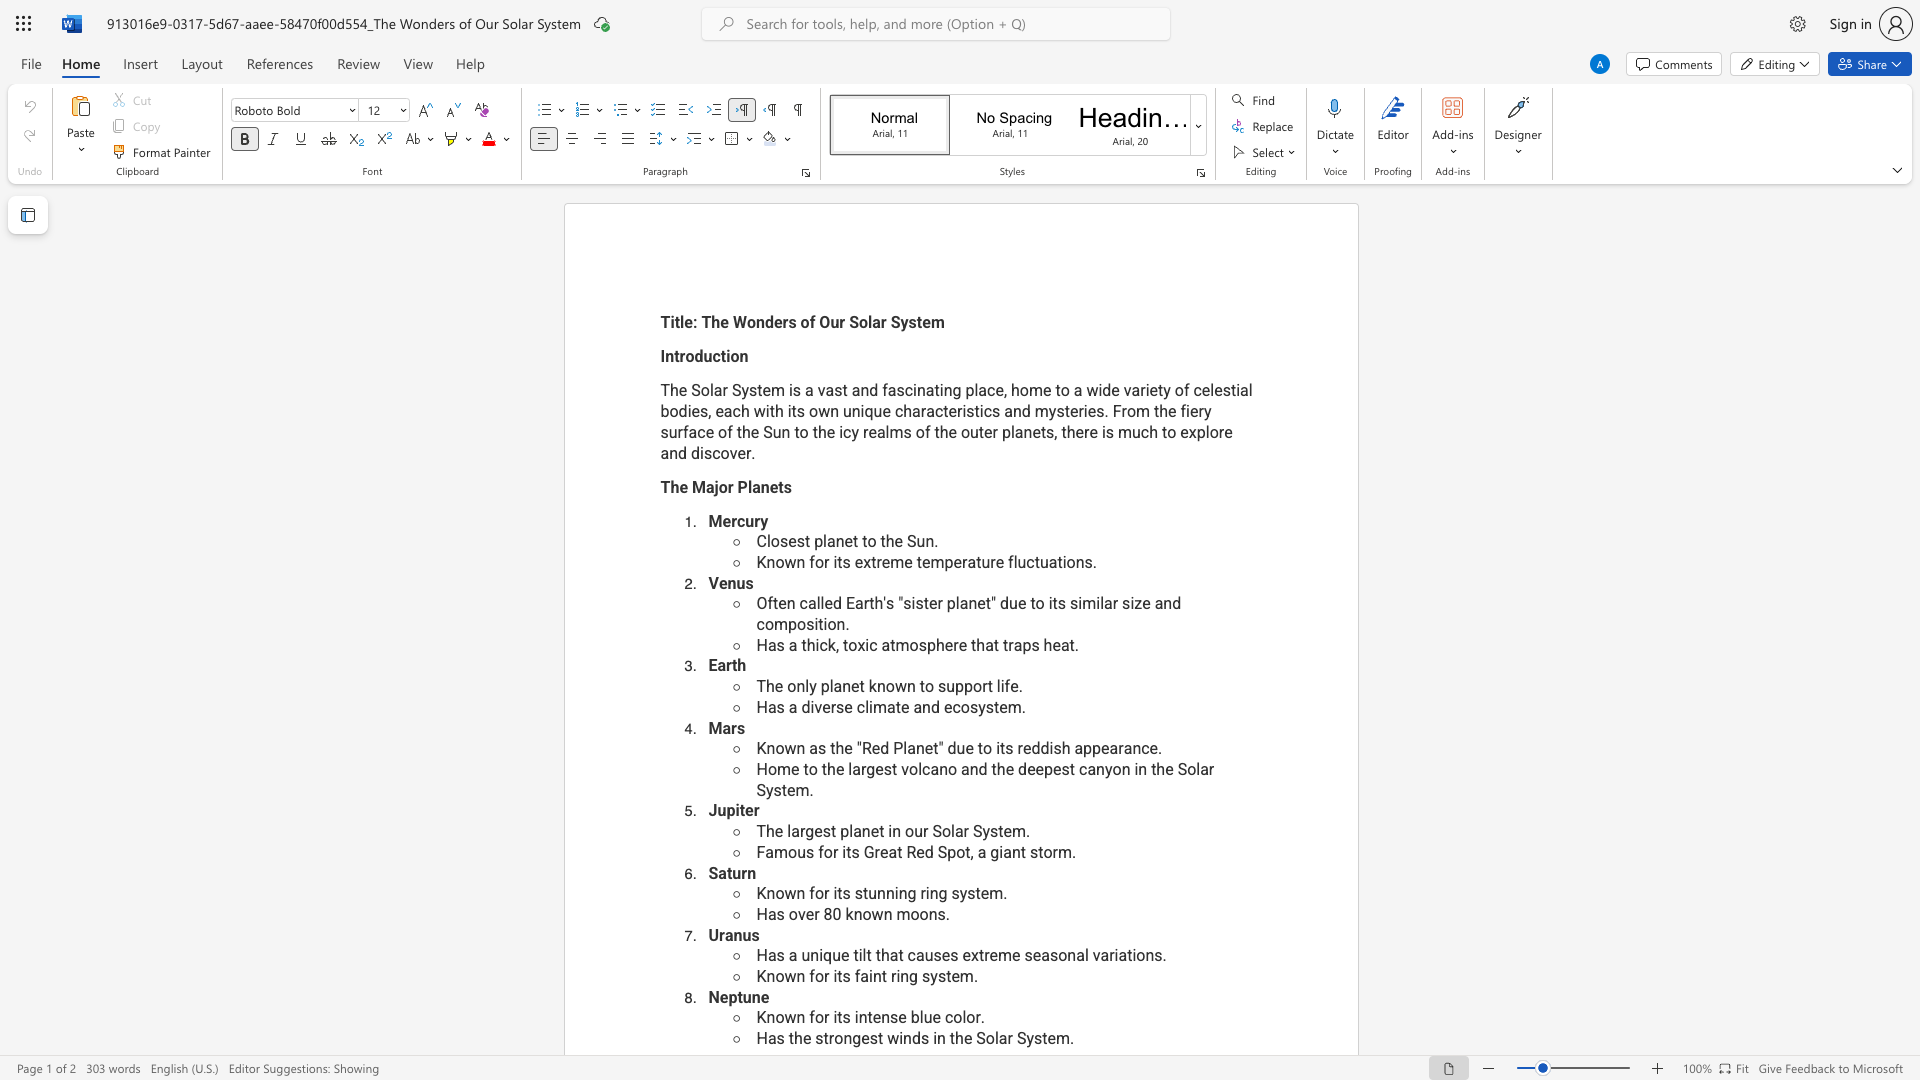 The height and width of the screenshot is (1080, 1920). Describe the element at coordinates (724, 355) in the screenshot. I see `the space between the continuous character "t" and "i" in the text` at that location.